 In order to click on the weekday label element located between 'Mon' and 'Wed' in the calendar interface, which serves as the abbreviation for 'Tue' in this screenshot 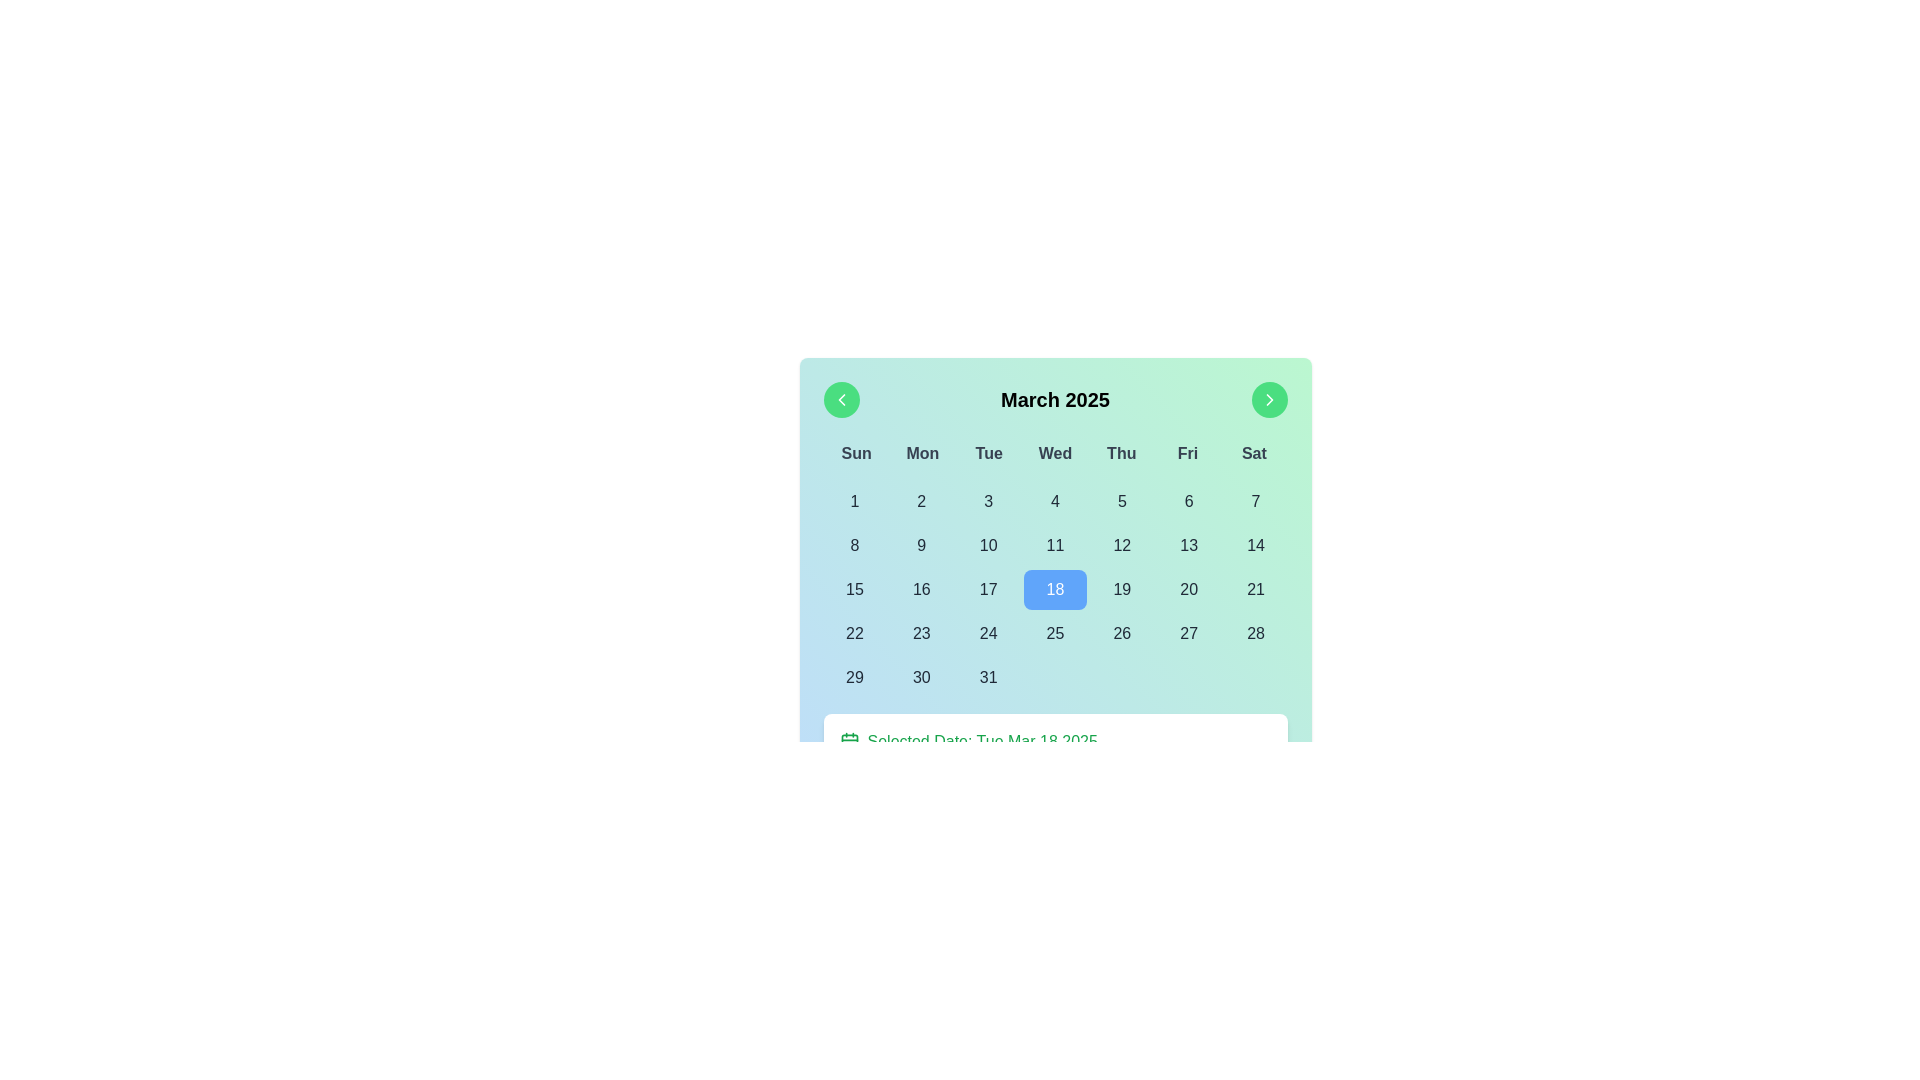, I will do `click(989, 454)`.